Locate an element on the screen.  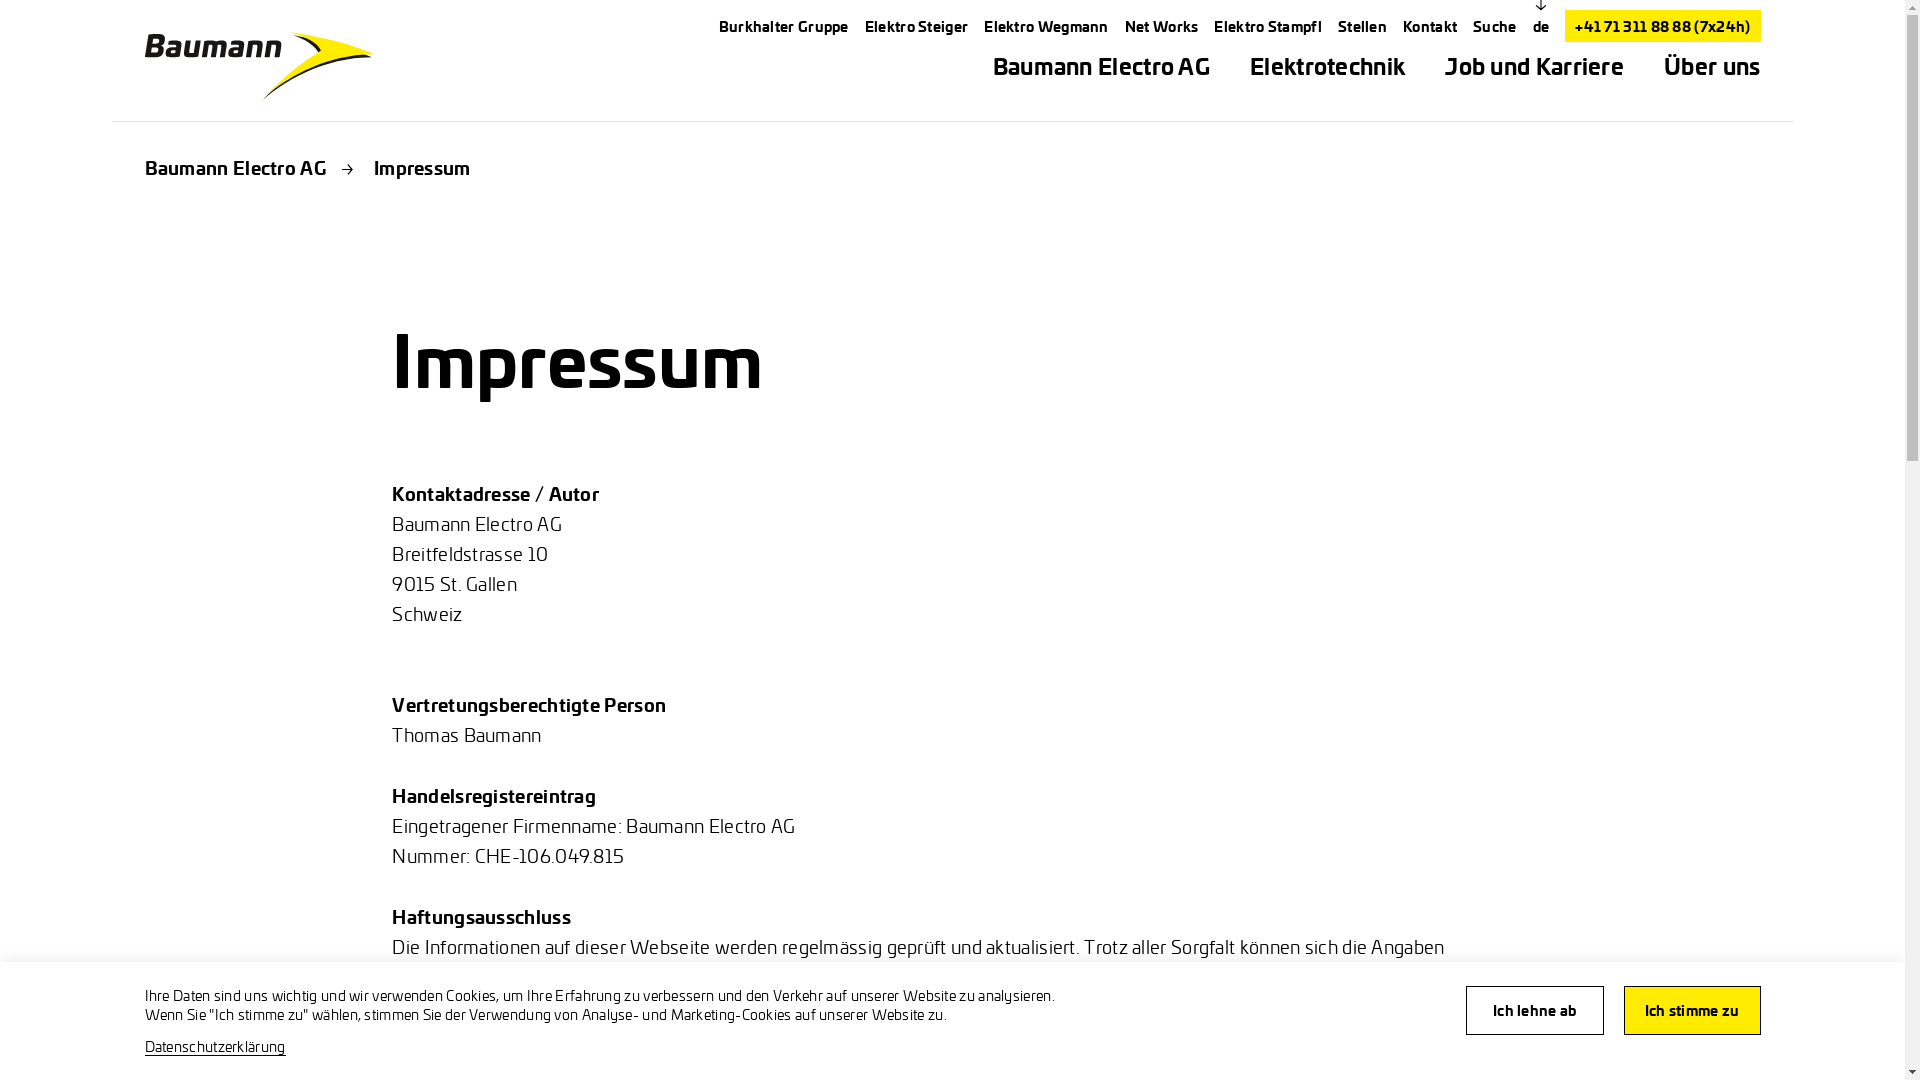
'Ich stimme zu' is located at coordinates (1623, 1010).